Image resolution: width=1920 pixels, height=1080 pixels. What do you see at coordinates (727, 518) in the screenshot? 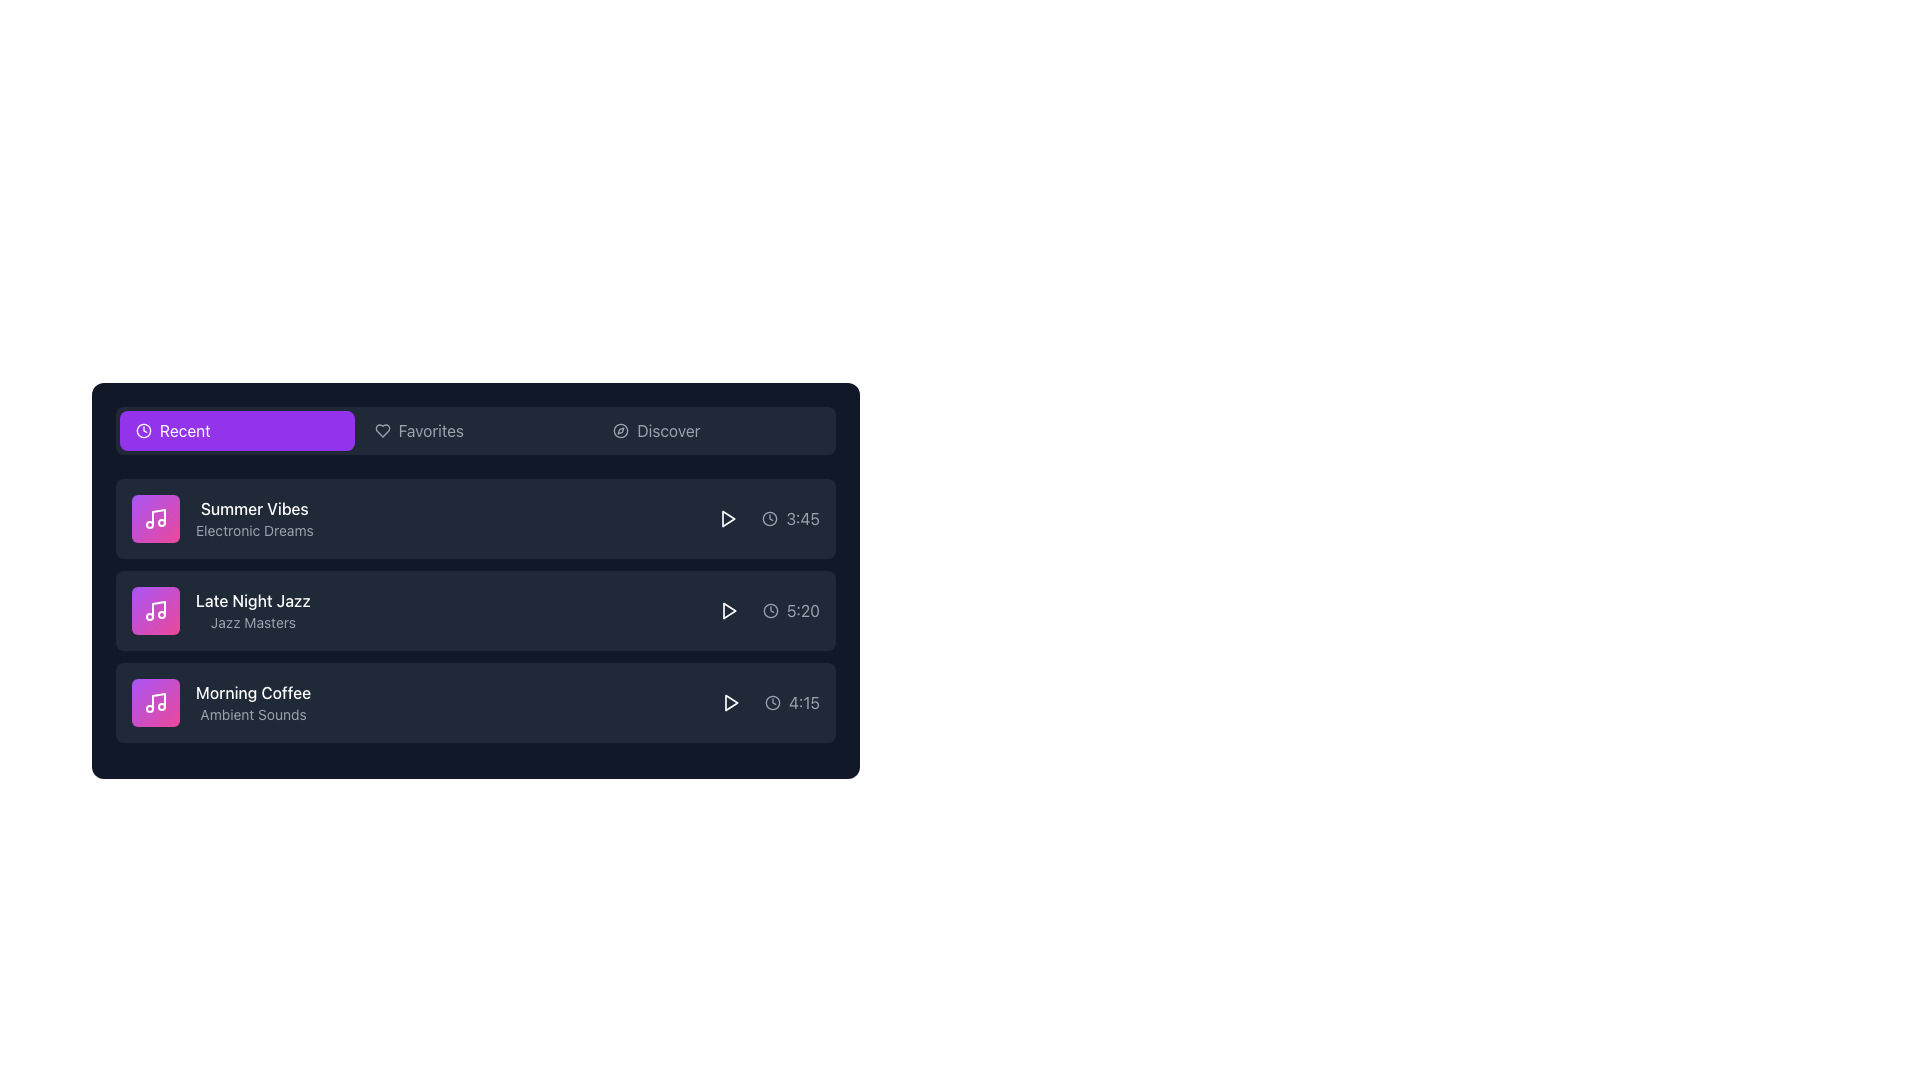
I see `the play button located in the 'Summer Vibes' row to initiate playback of the associated audio or video track` at bounding box center [727, 518].